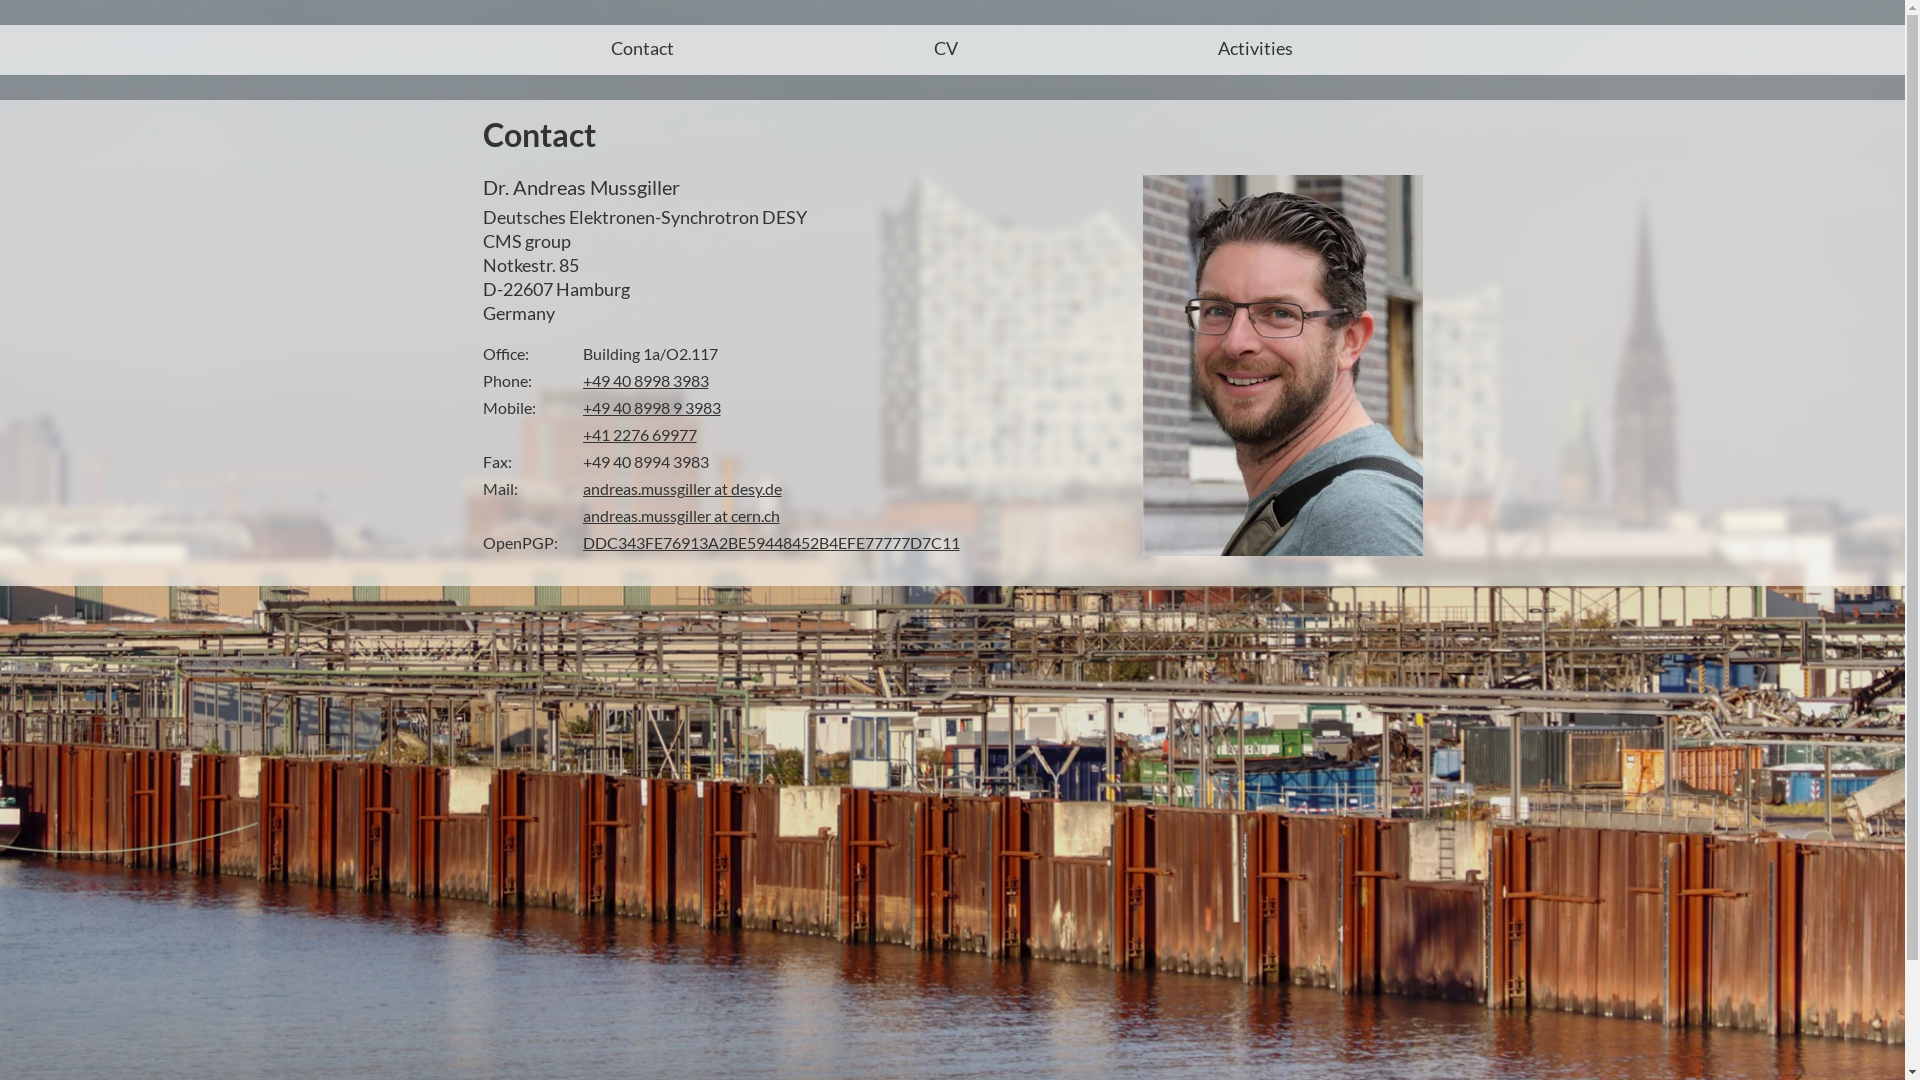 The width and height of the screenshot is (1920, 1080). I want to click on '+49 40 8998 9 3983', so click(651, 406).